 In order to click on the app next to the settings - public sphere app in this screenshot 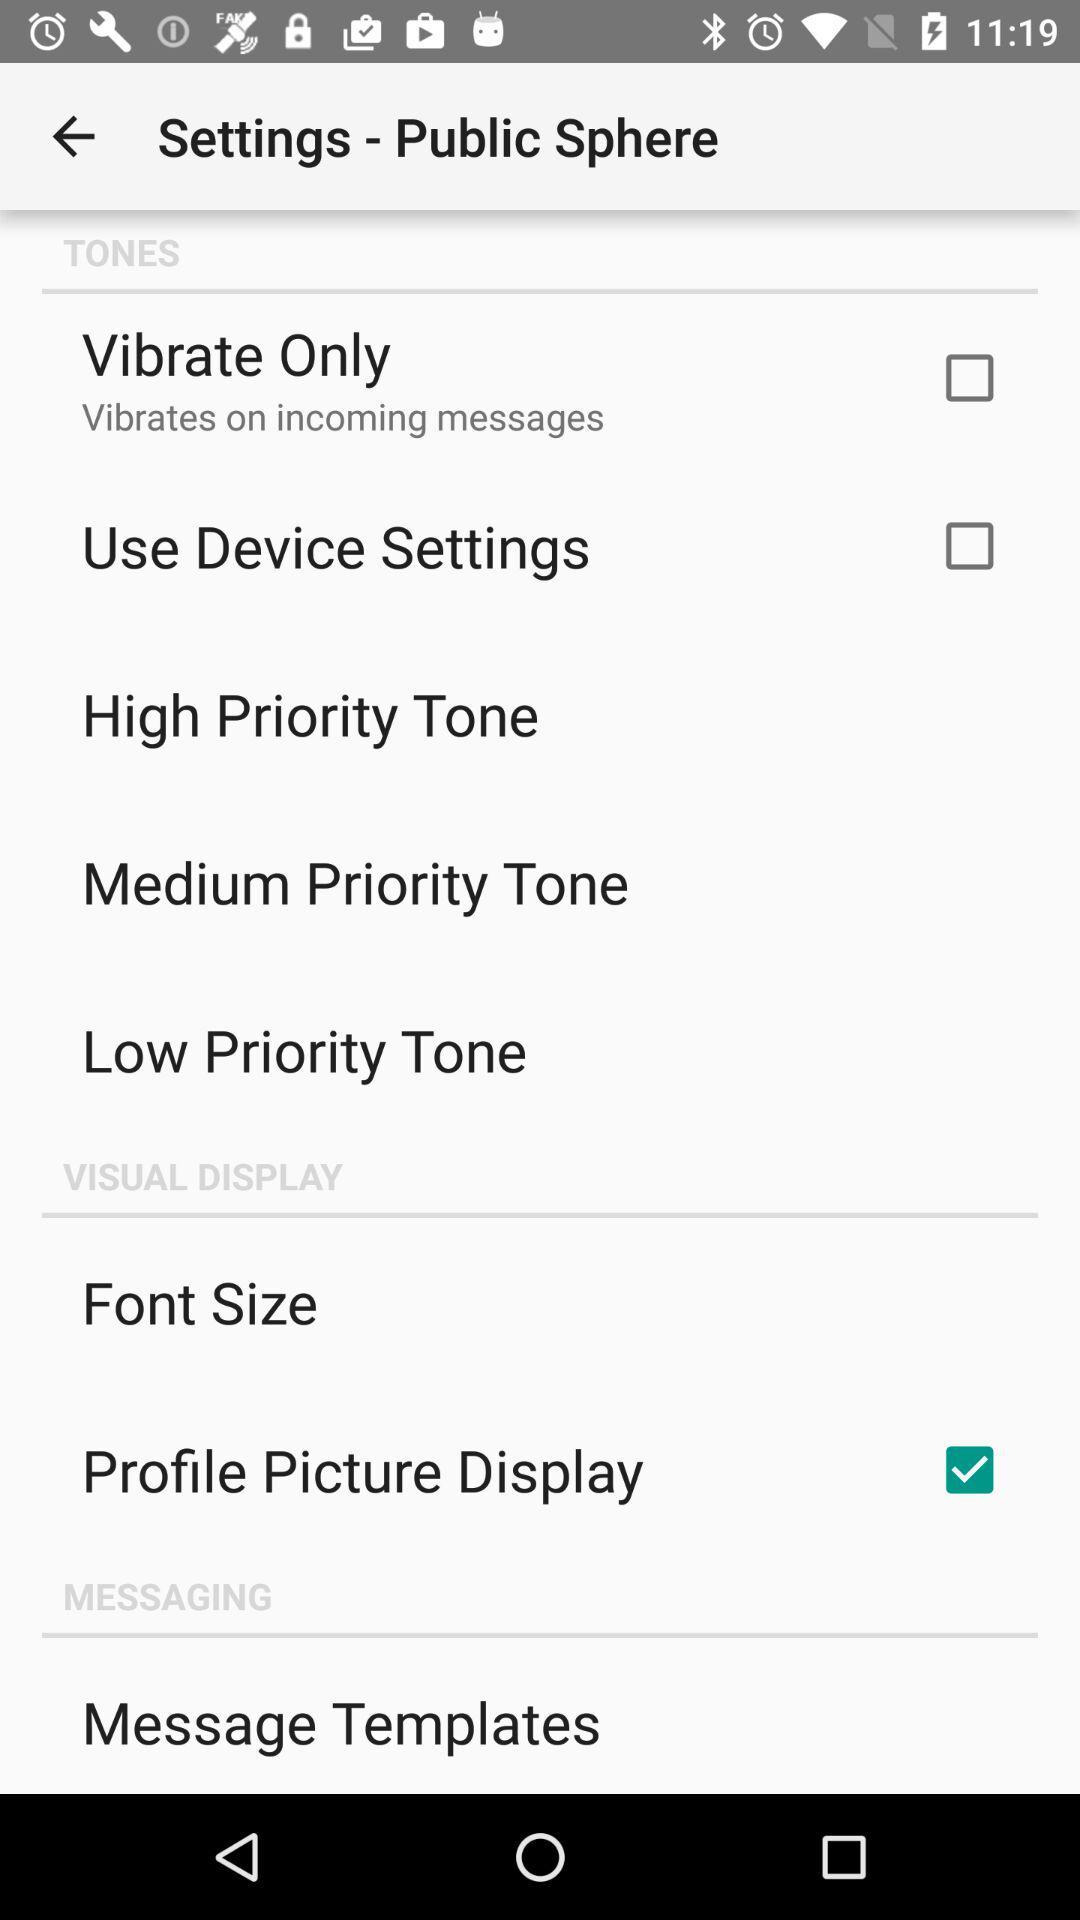, I will do `click(72, 135)`.